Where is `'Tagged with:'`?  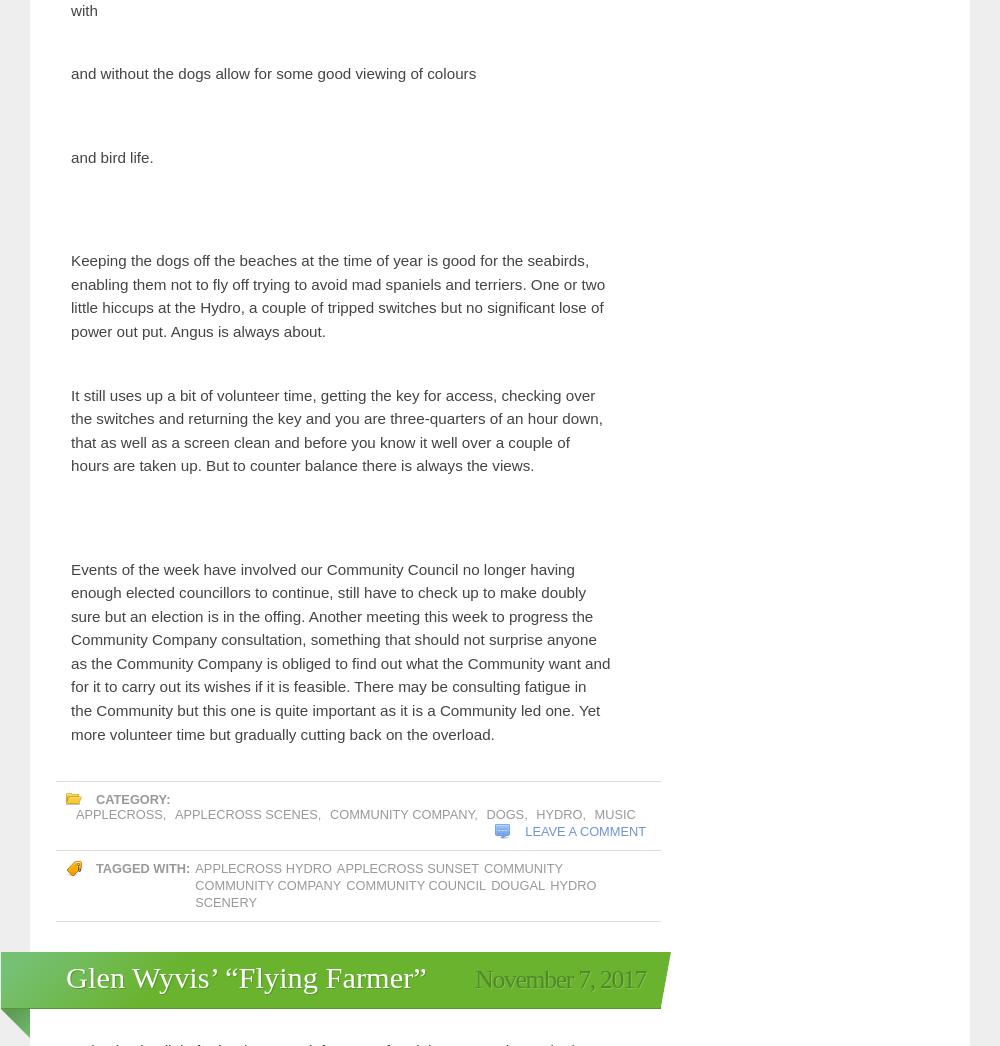 'Tagged with:' is located at coordinates (143, 788).